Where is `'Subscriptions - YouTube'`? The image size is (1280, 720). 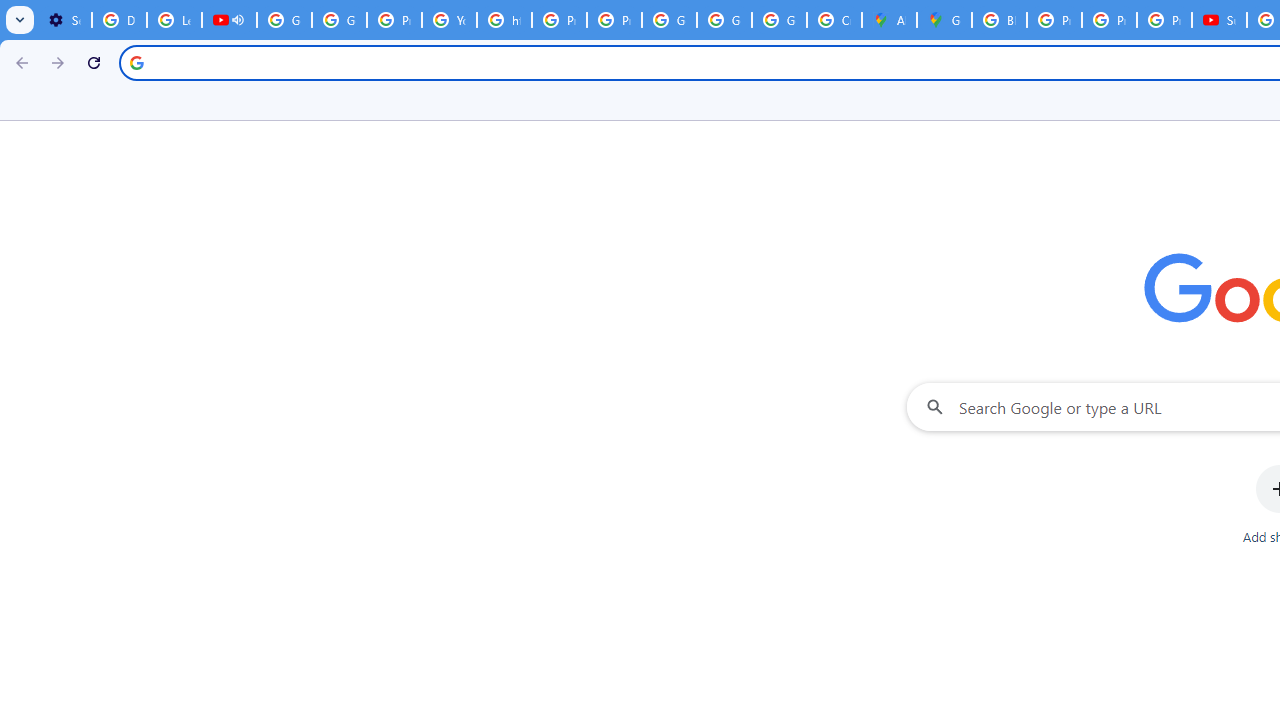
'Subscriptions - YouTube' is located at coordinates (1218, 20).